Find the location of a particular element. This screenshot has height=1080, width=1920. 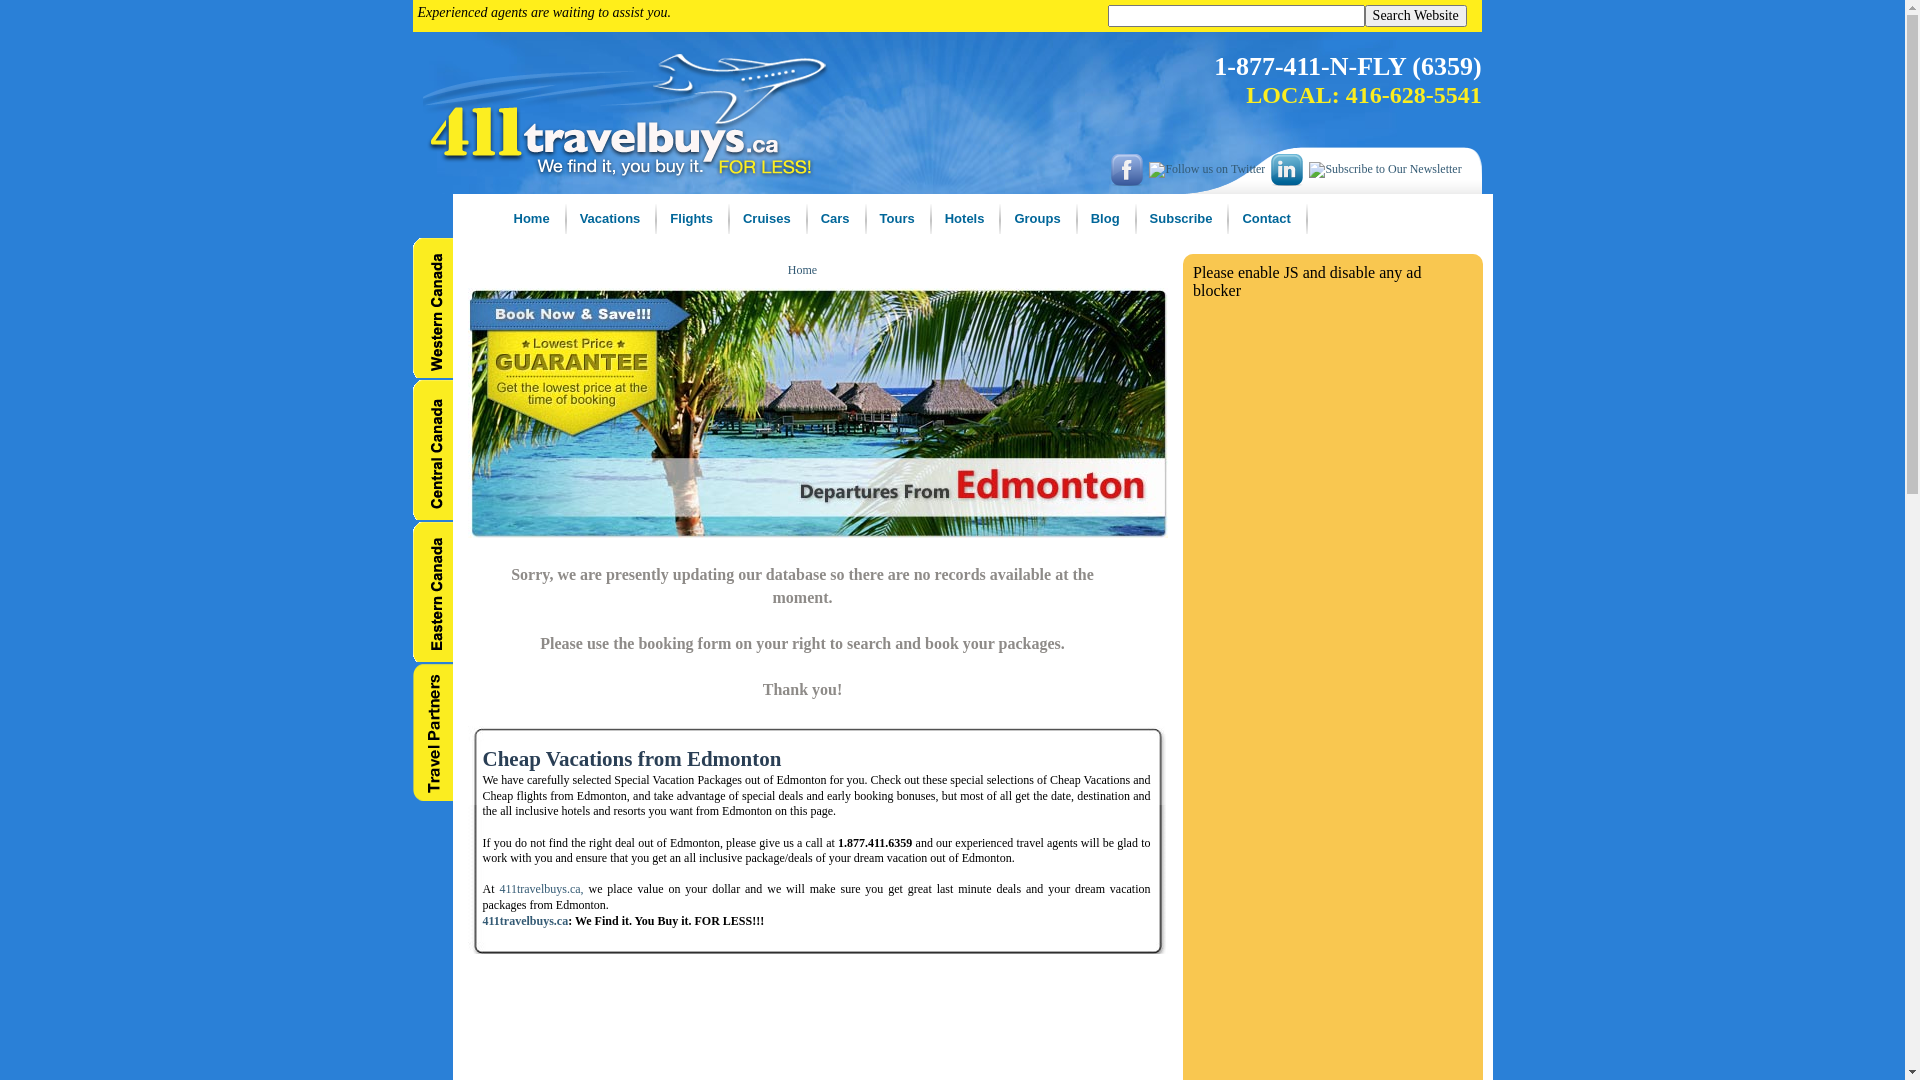

'411travelbuys.ca,' is located at coordinates (499, 887).